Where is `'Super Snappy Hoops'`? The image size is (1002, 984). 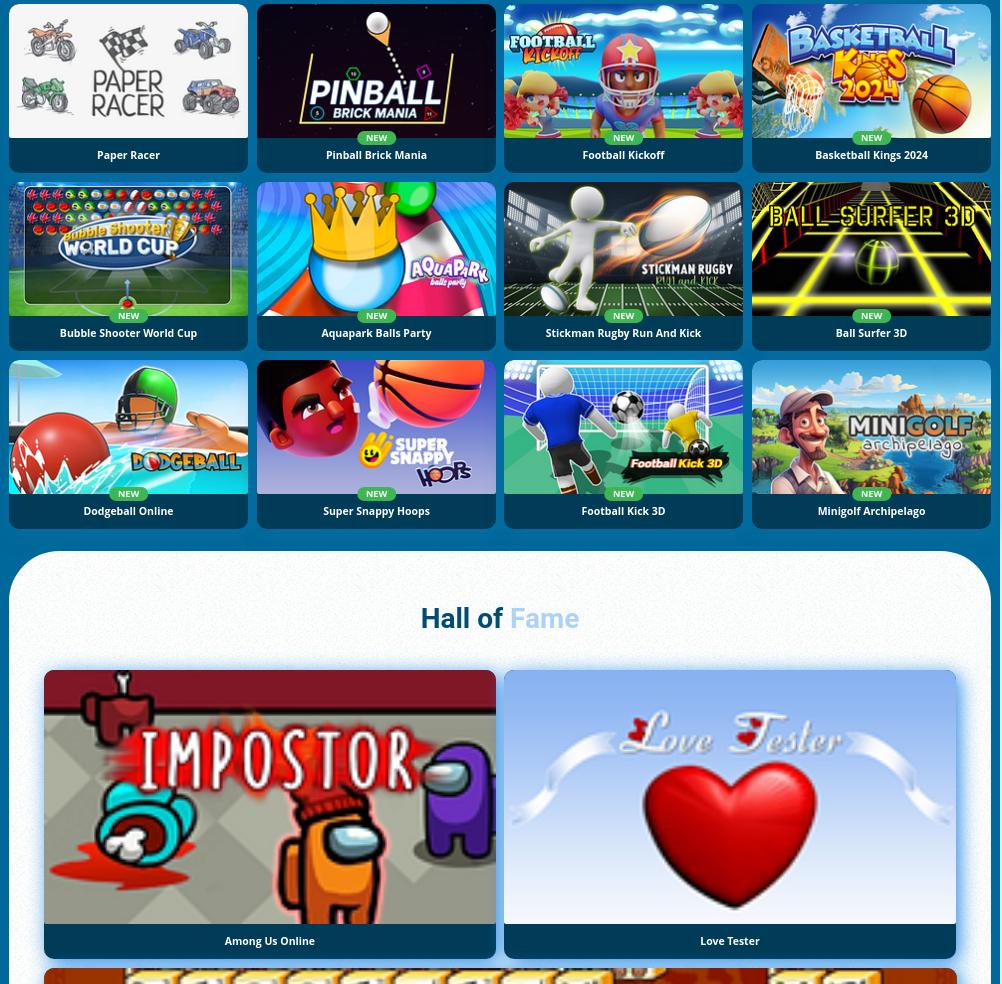 'Super Snappy Hoops' is located at coordinates (321, 509).